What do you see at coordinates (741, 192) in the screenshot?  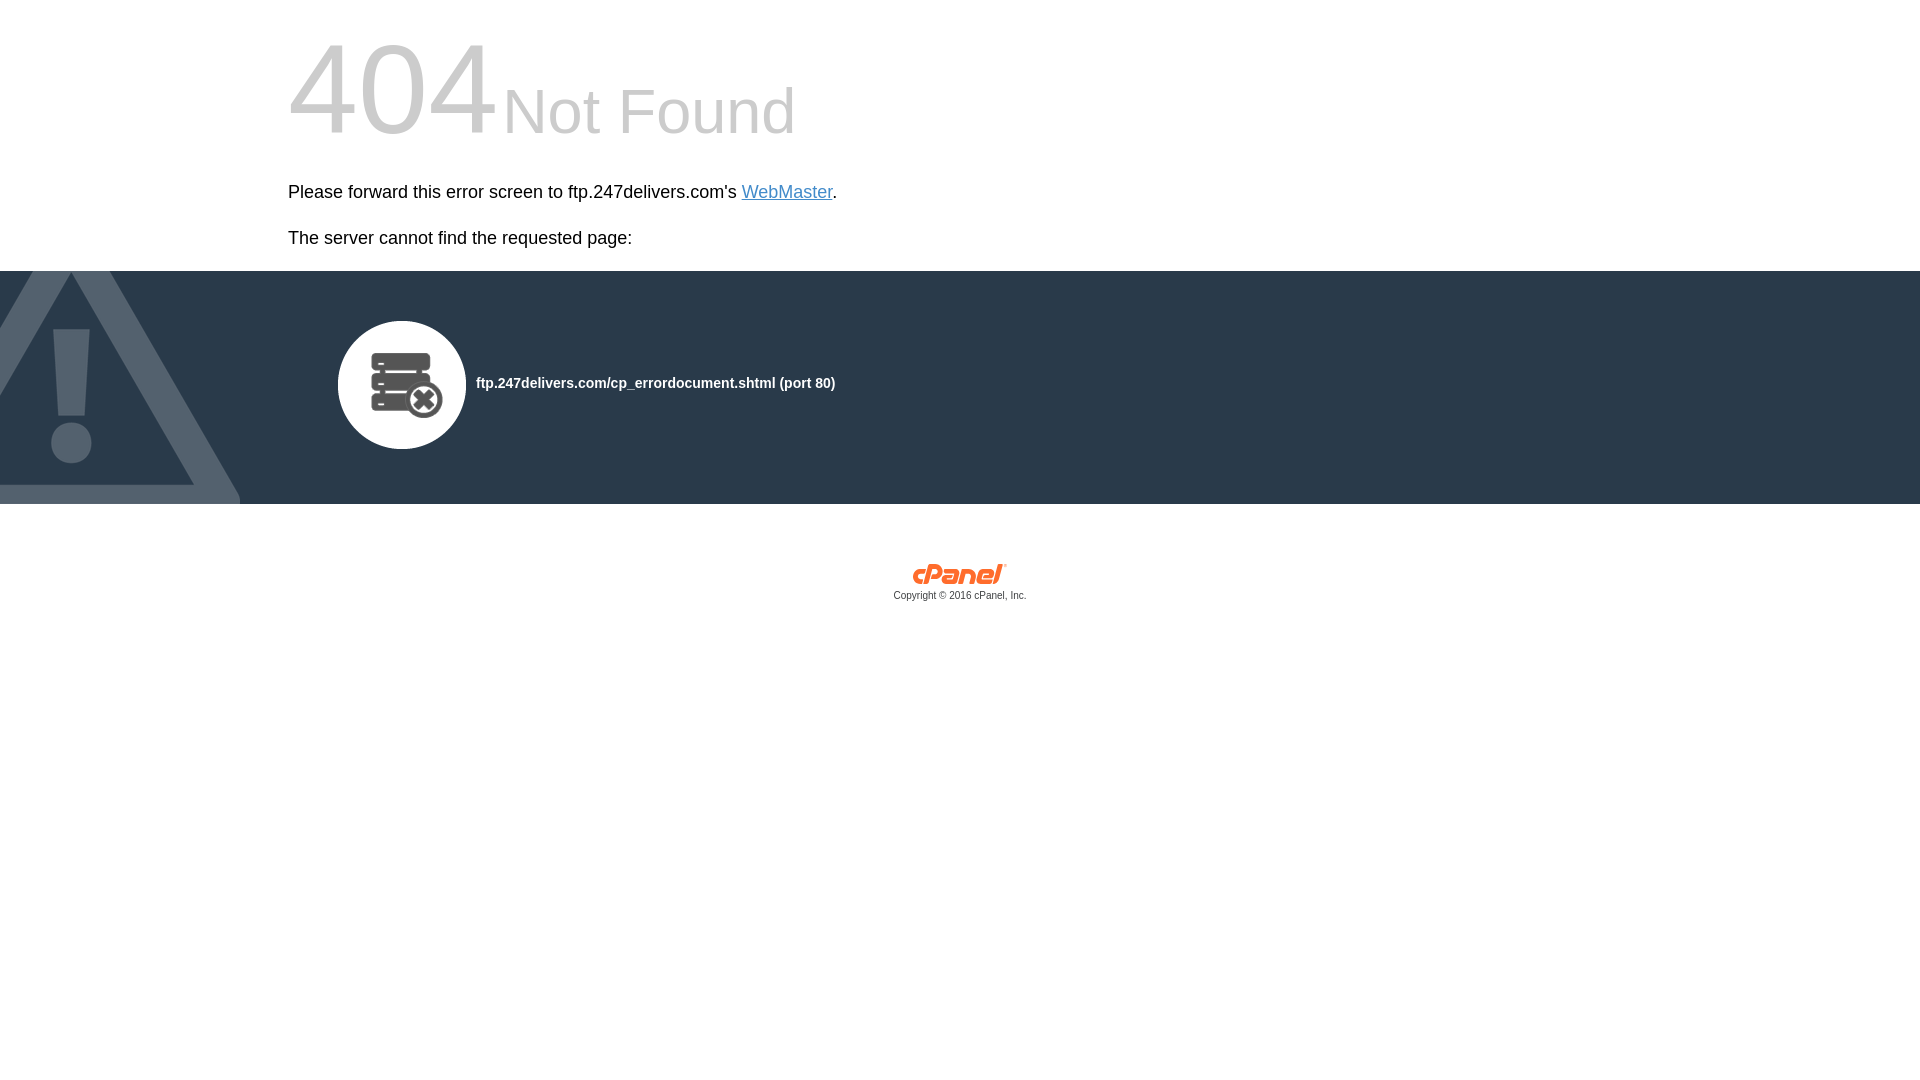 I see `'WebMaster'` at bounding box center [741, 192].